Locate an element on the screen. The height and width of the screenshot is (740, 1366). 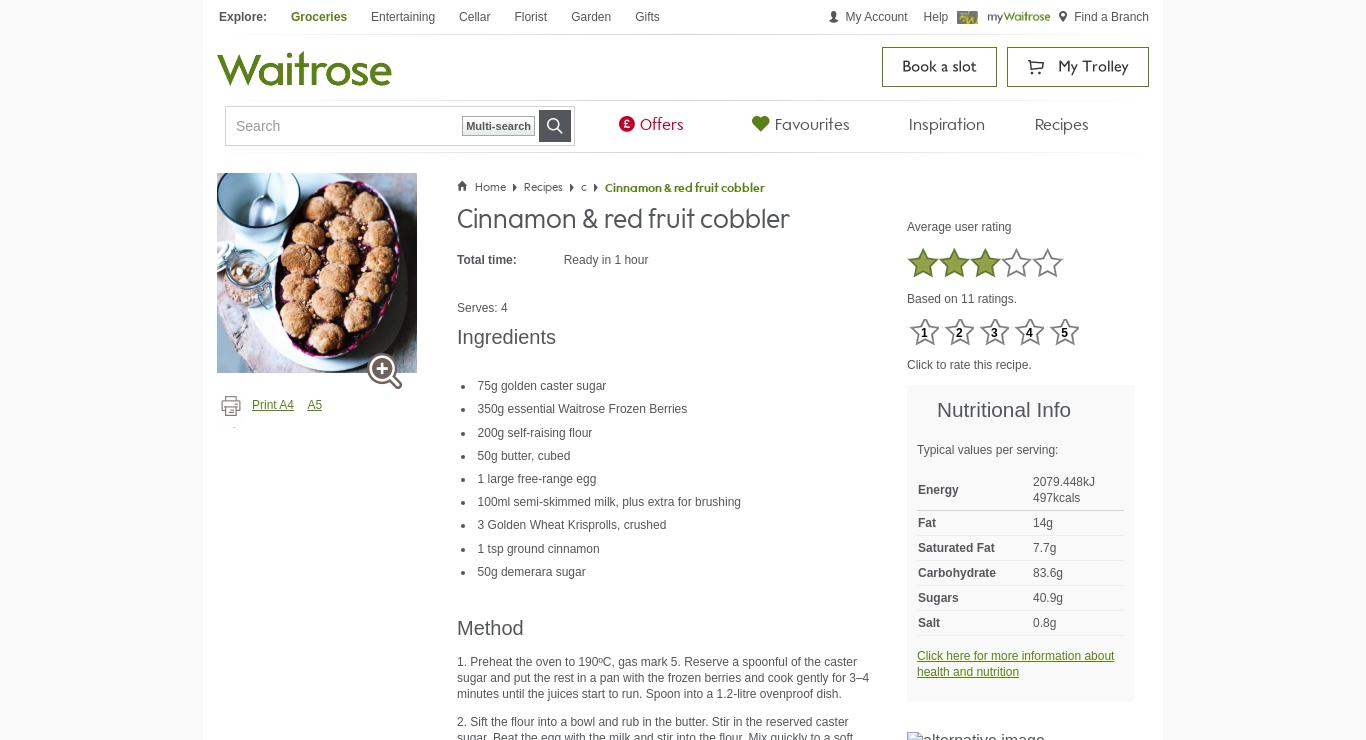
'83.6g' is located at coordinates (1046, 571).